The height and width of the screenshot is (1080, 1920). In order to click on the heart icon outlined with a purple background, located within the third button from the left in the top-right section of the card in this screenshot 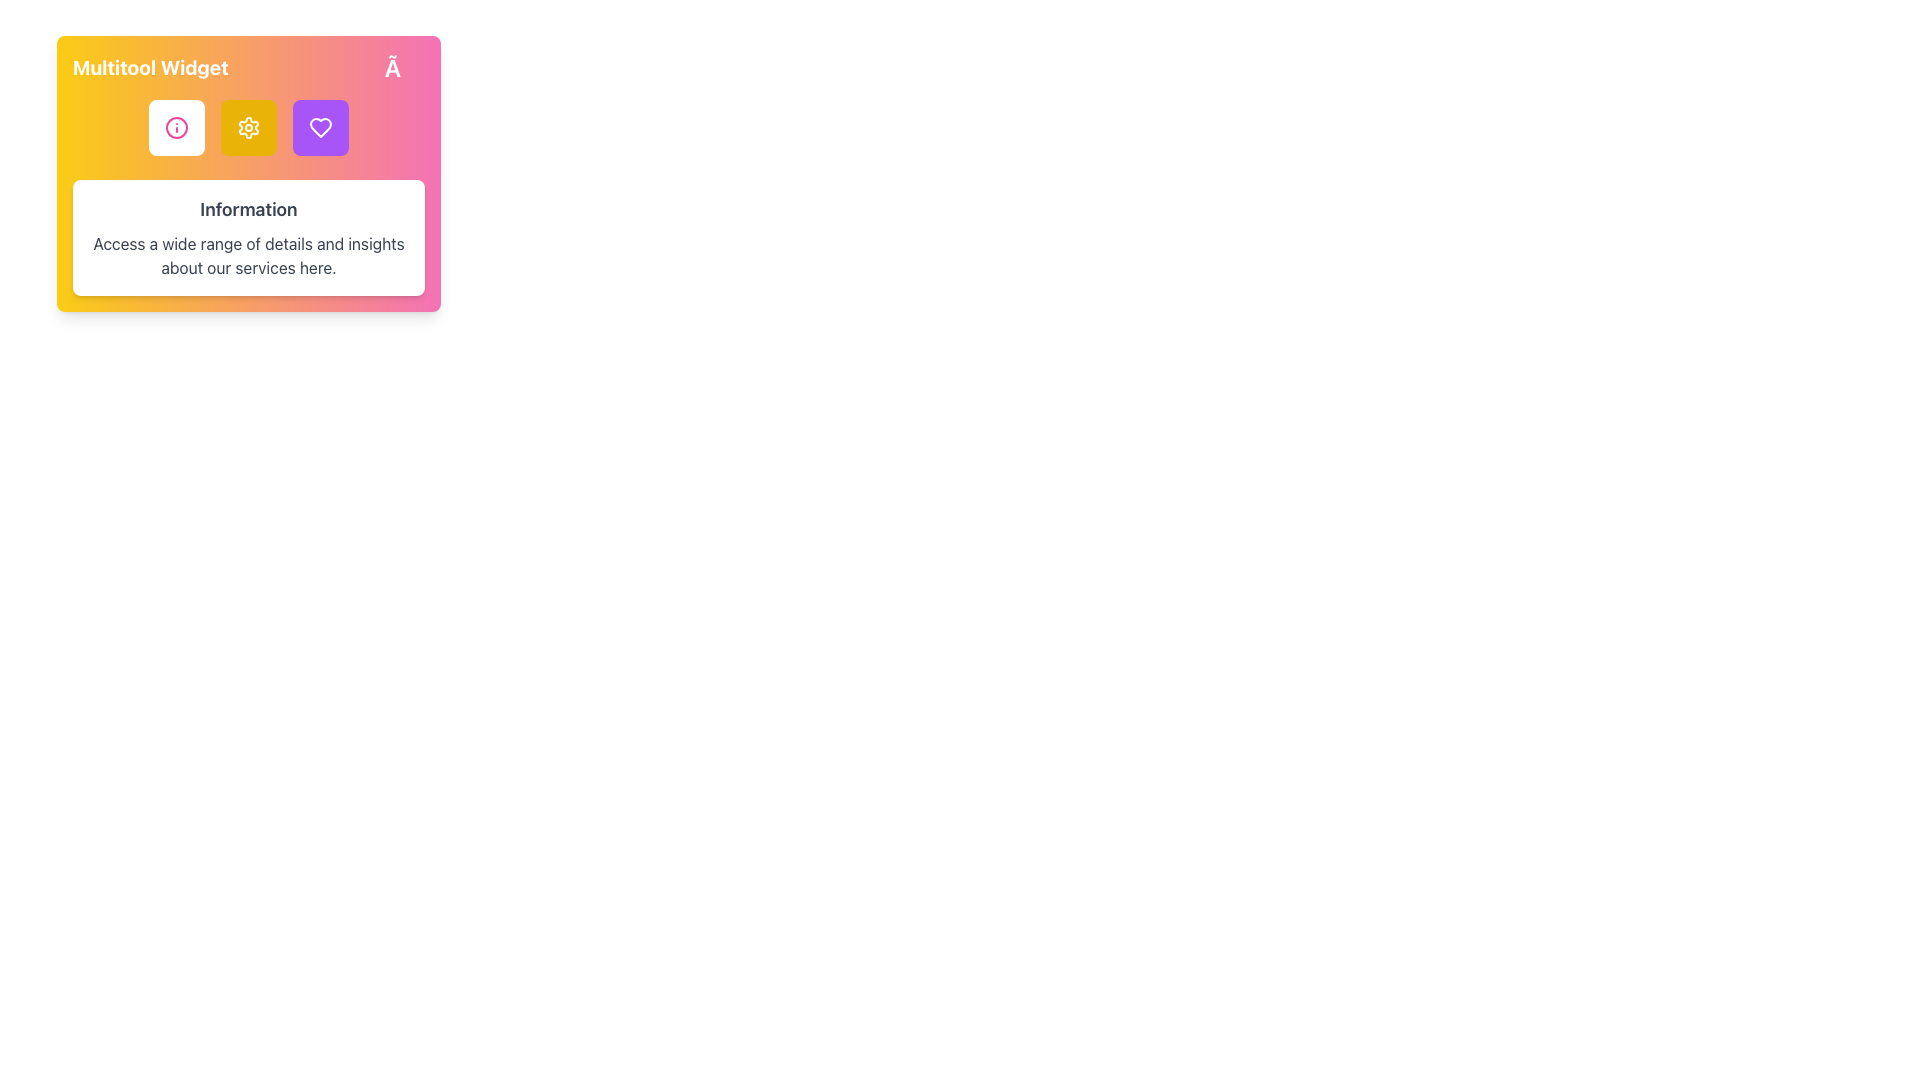, I will do `click(321, 127)`.